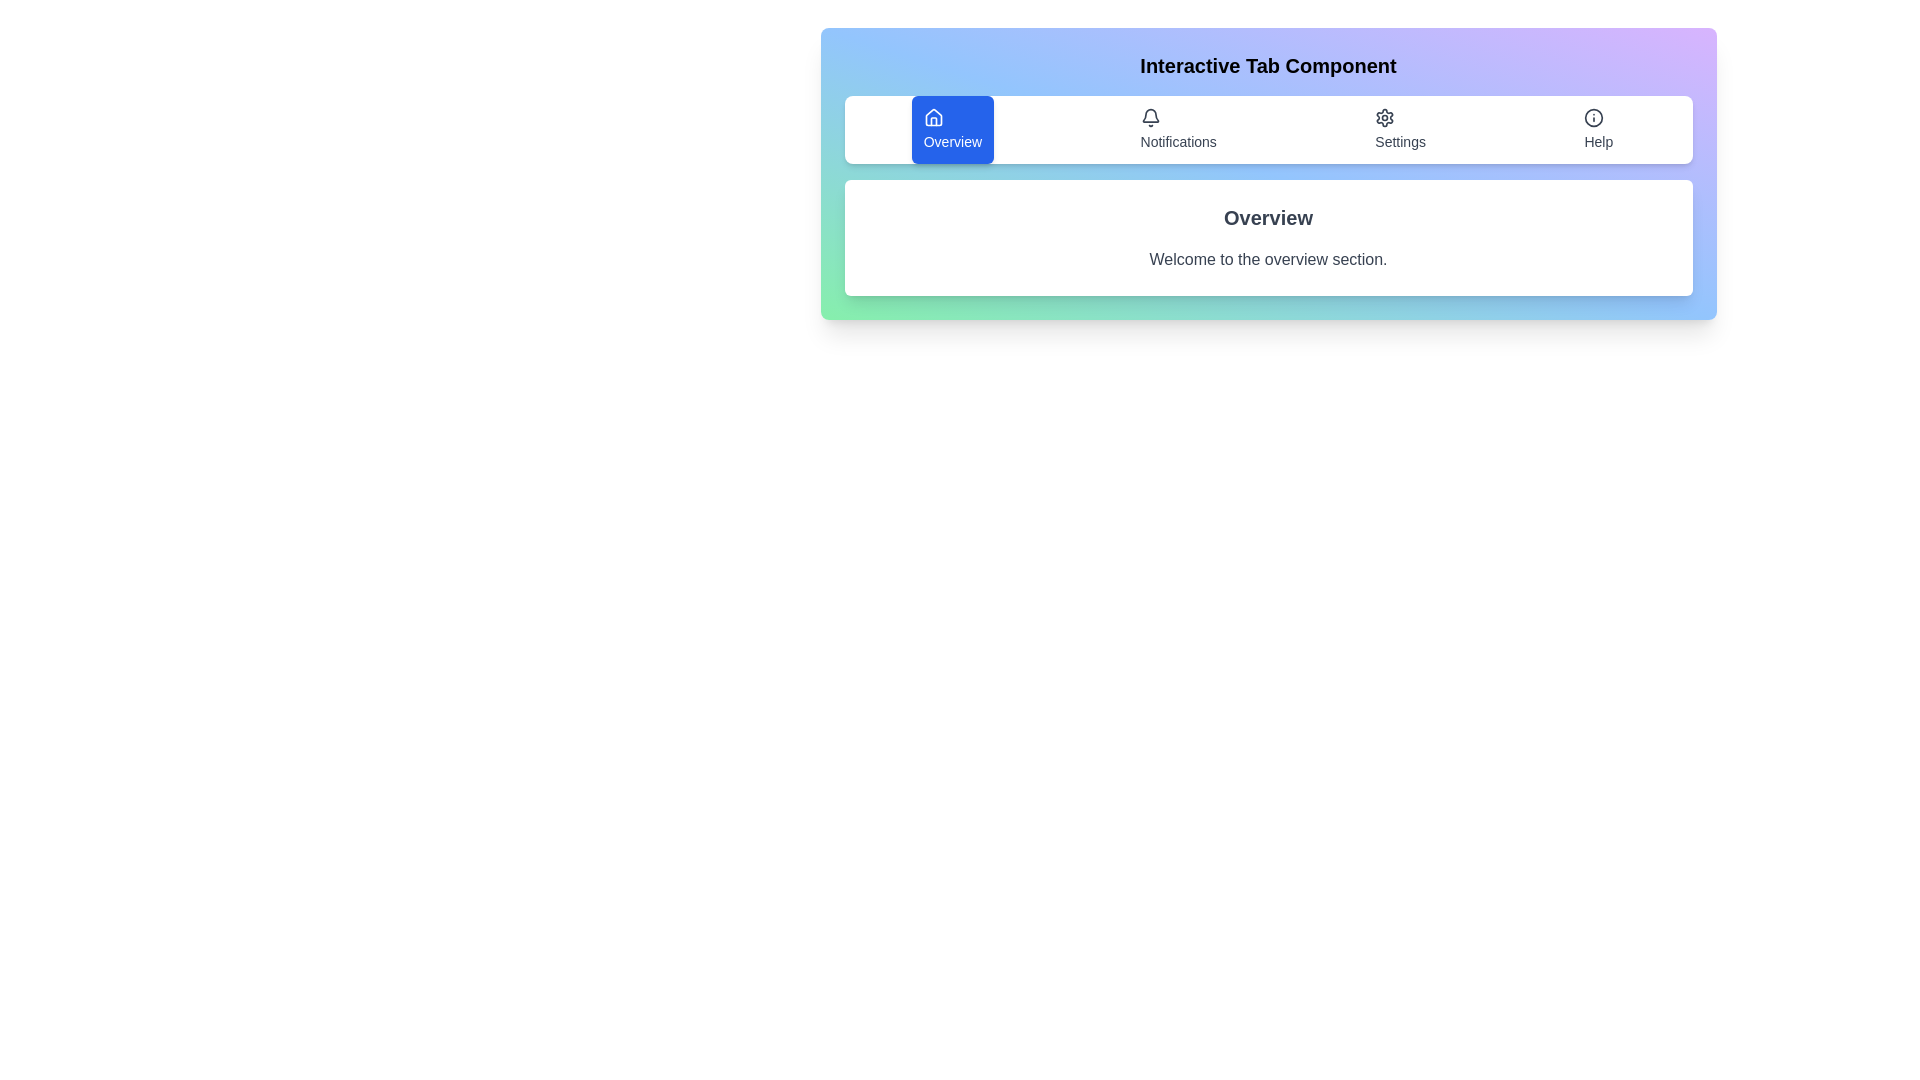  I want to click on the tab labeled Settings, so click(1399, 130).